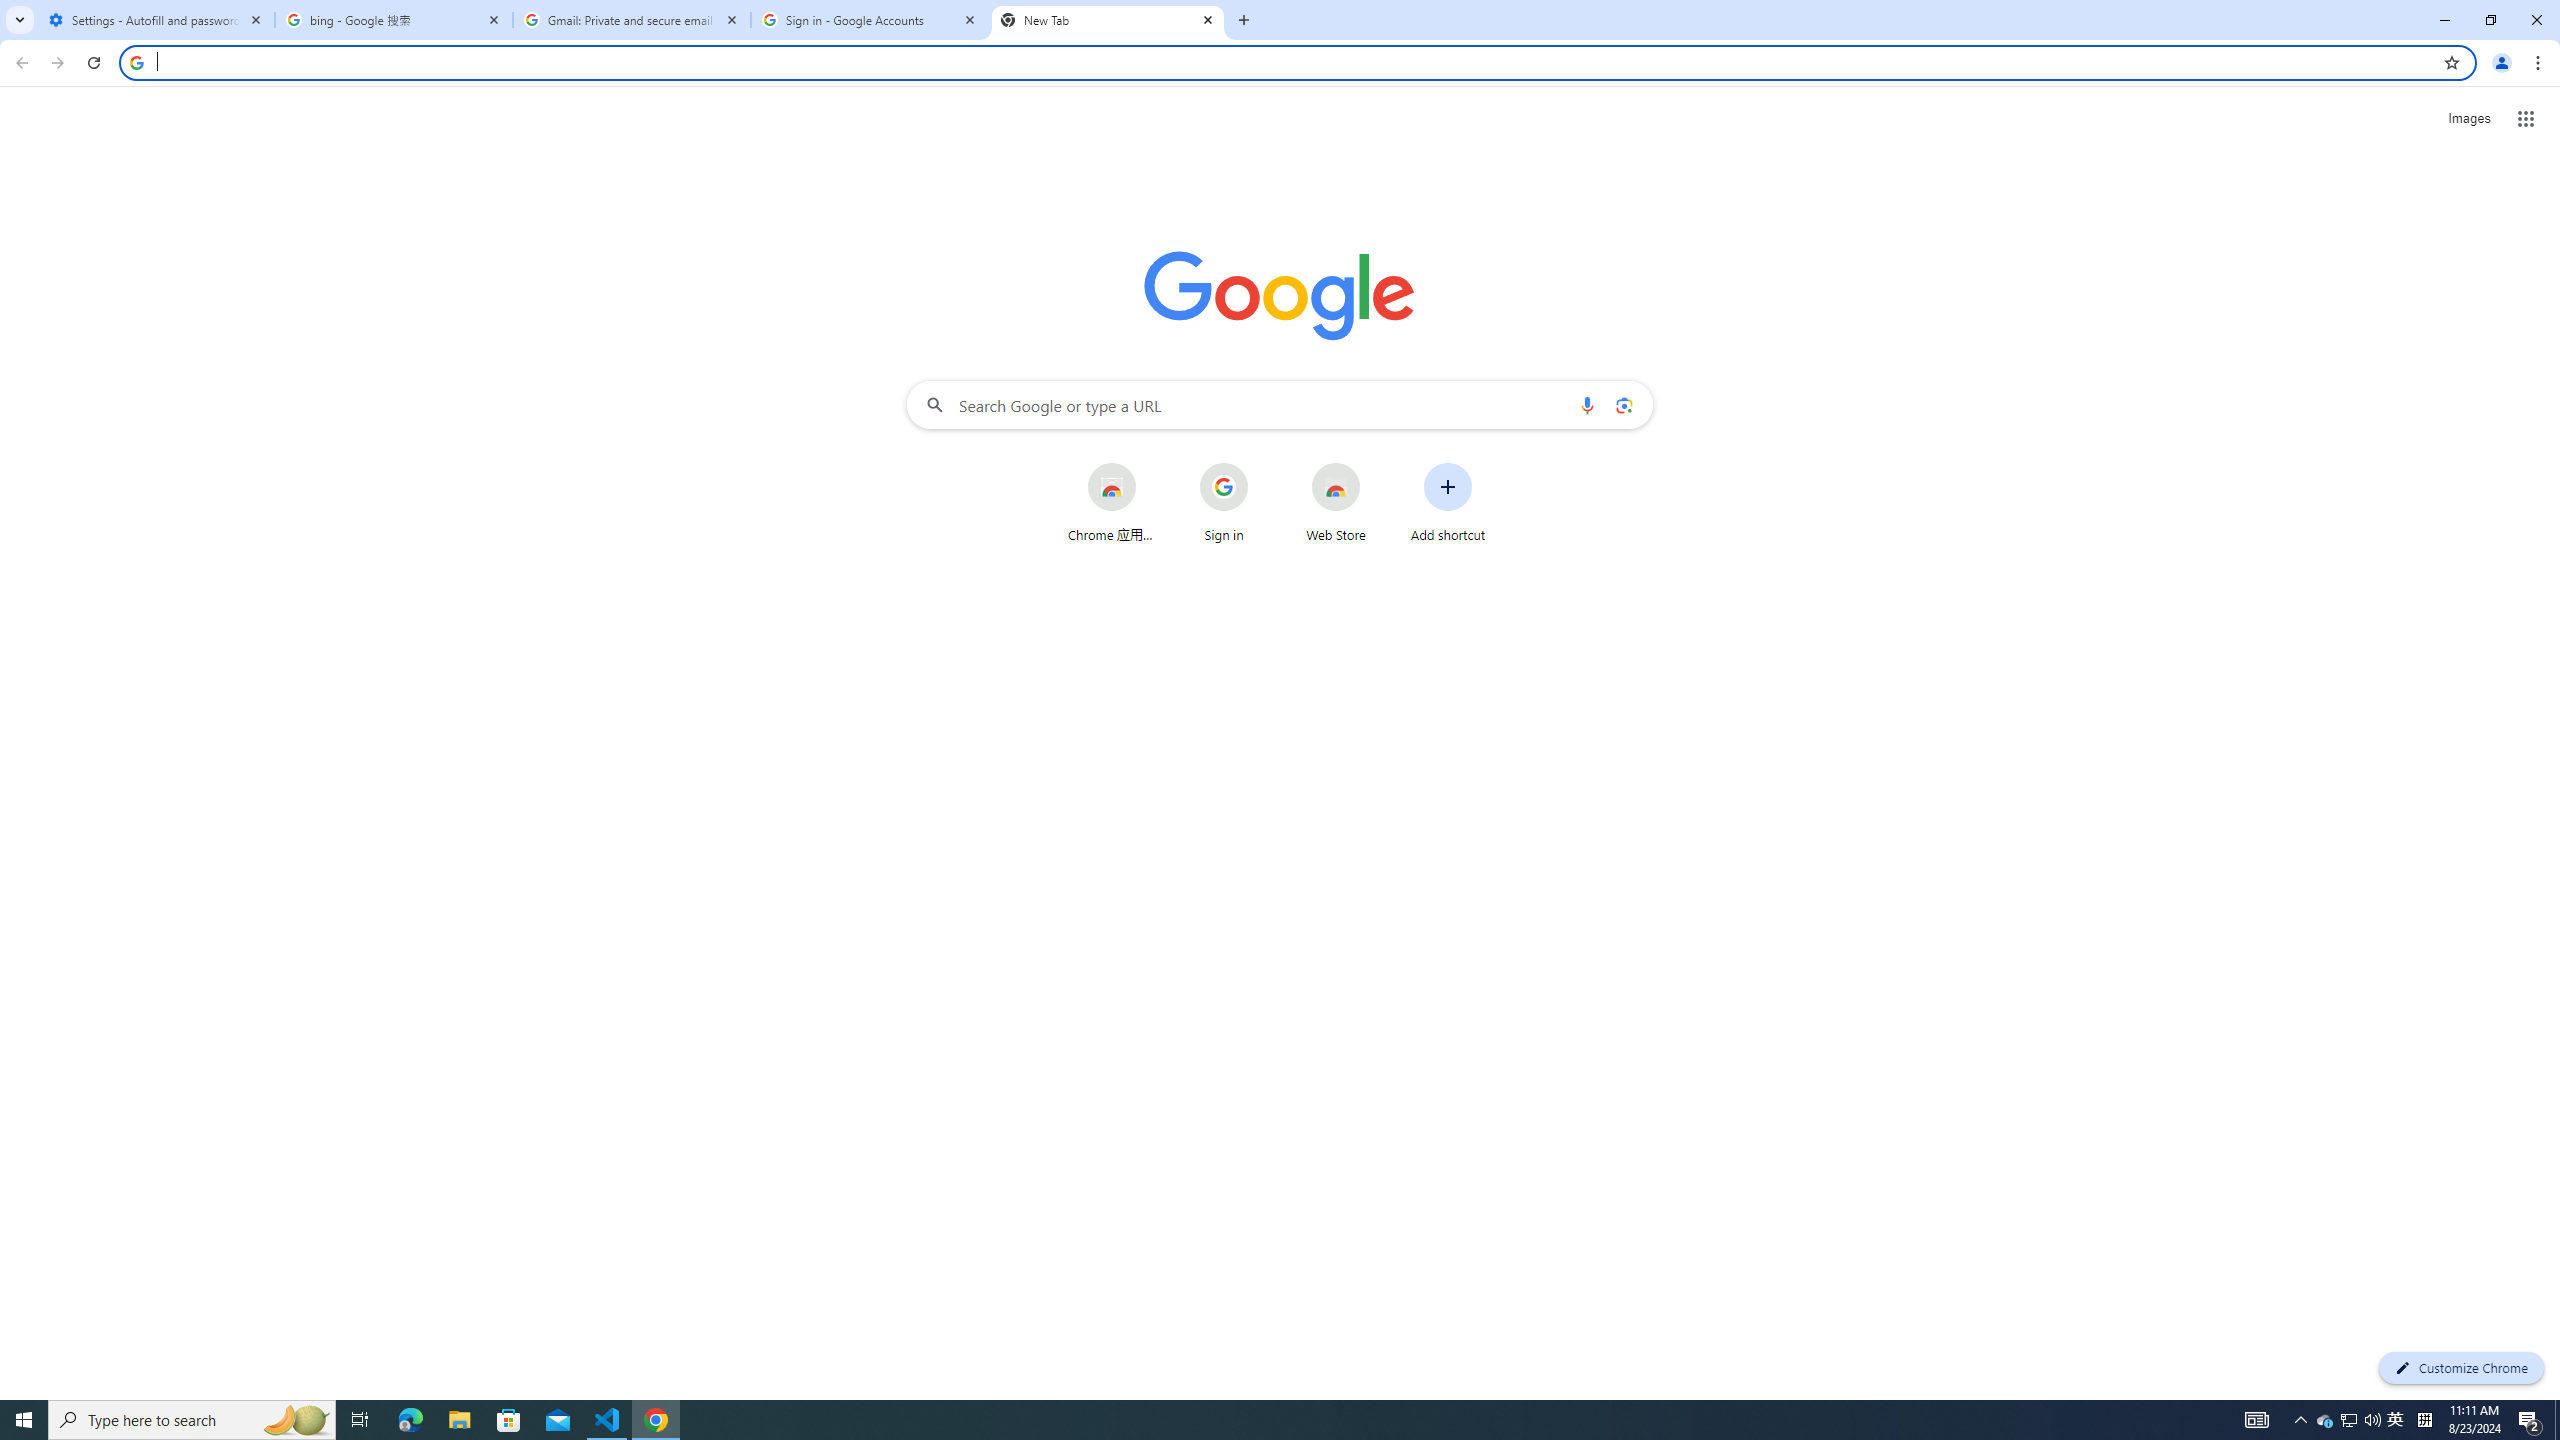 The image size is (2560, 1440). I want to click on 'More actions for Sign in shortcut', so click(1263, 464).